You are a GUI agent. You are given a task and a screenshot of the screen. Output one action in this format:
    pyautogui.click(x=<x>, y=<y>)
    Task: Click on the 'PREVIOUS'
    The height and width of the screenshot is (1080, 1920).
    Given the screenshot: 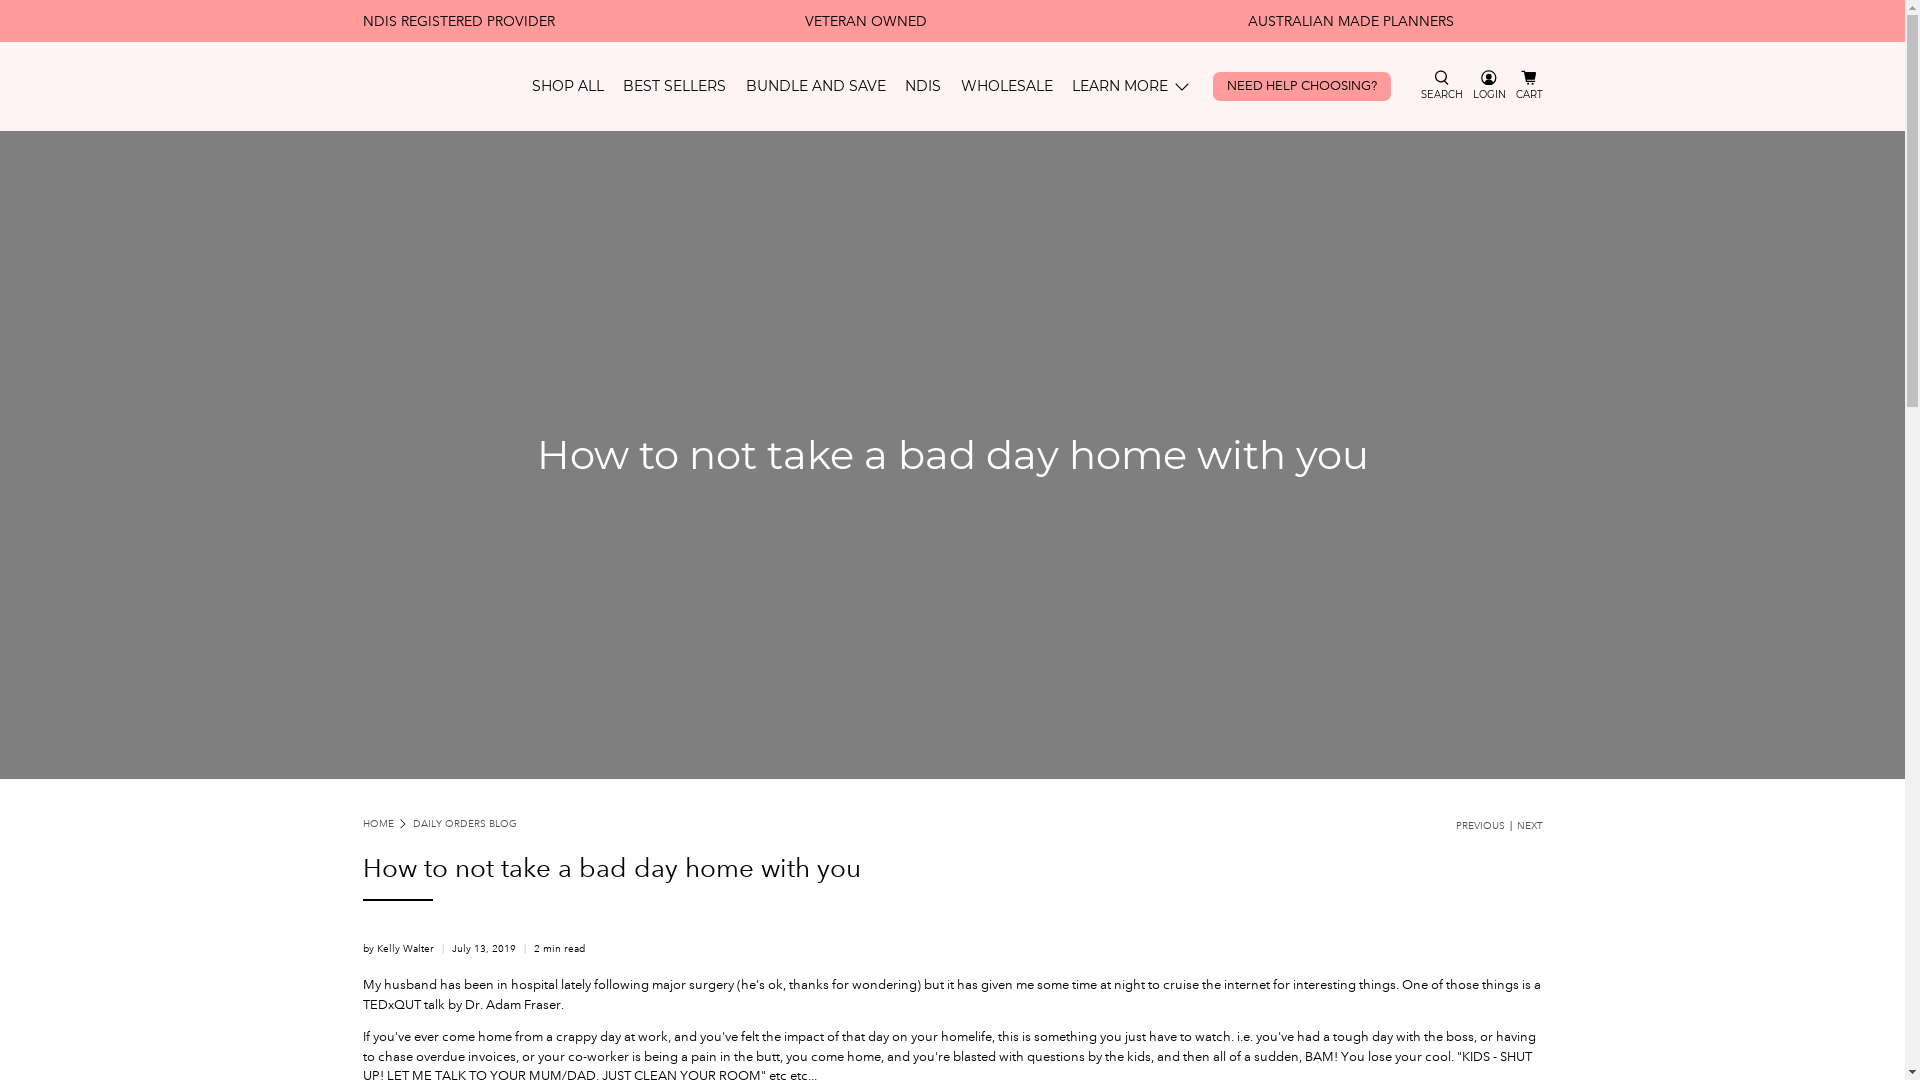 What is the action you would take?
    pyautogui.click(x=1480, y=825)
    